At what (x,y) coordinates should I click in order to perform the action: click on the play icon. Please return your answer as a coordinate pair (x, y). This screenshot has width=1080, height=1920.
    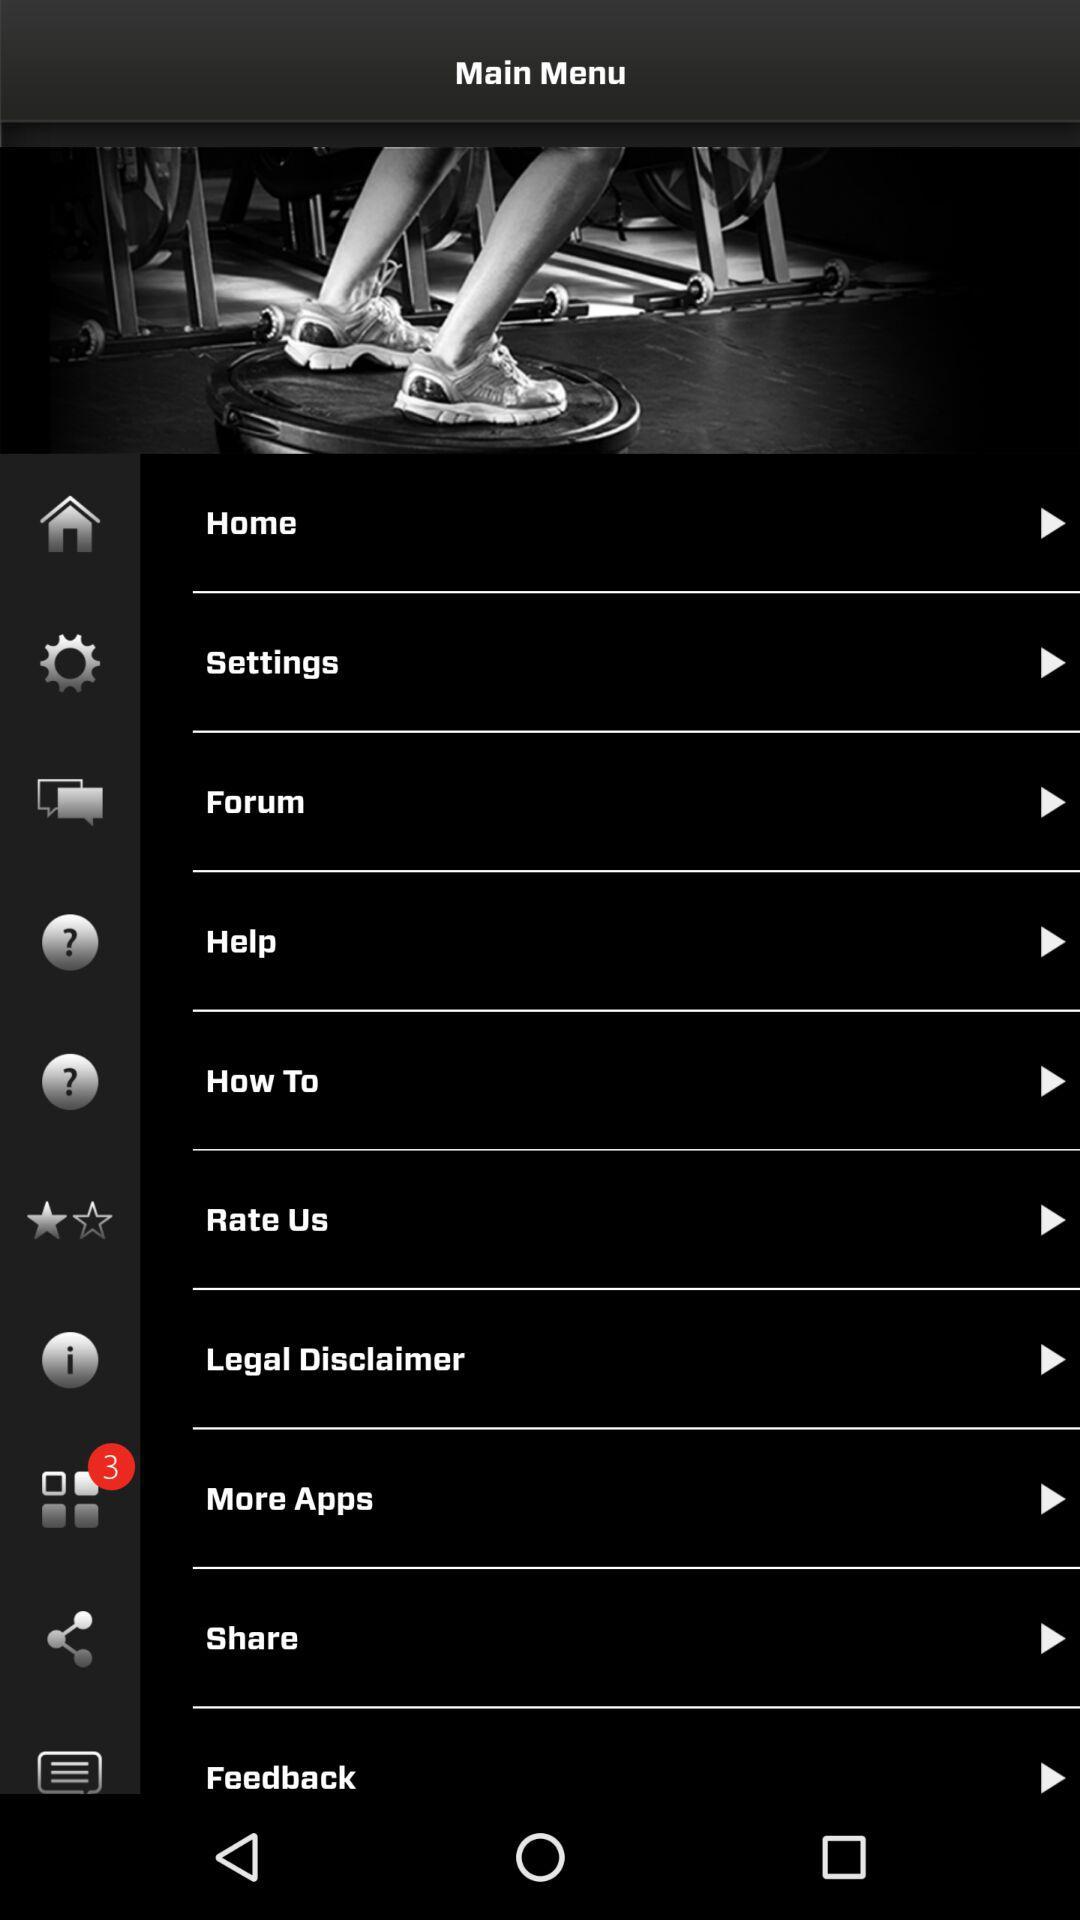
    Looking at the image, I should click on (1032, 1667).